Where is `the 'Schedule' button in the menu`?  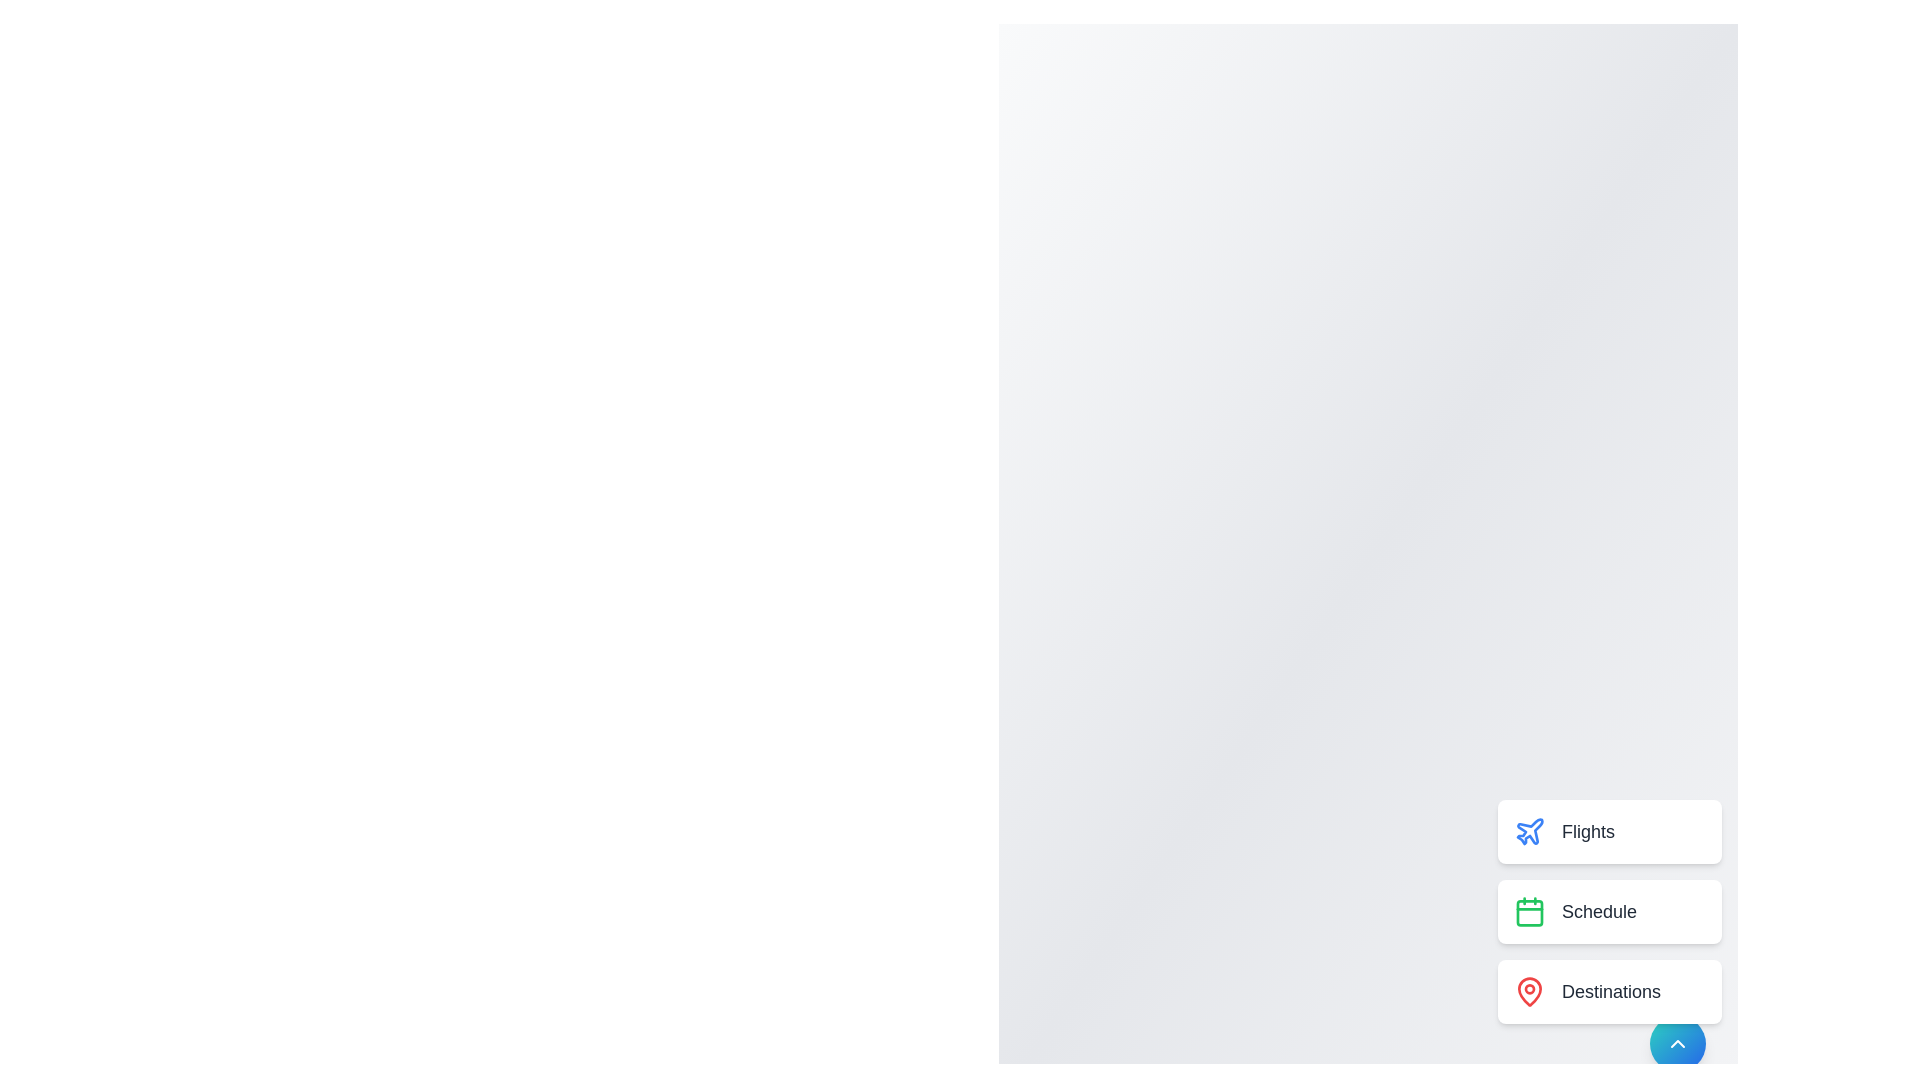
the 'Schedule' button in the menu is located at coordinates (1609, 911).